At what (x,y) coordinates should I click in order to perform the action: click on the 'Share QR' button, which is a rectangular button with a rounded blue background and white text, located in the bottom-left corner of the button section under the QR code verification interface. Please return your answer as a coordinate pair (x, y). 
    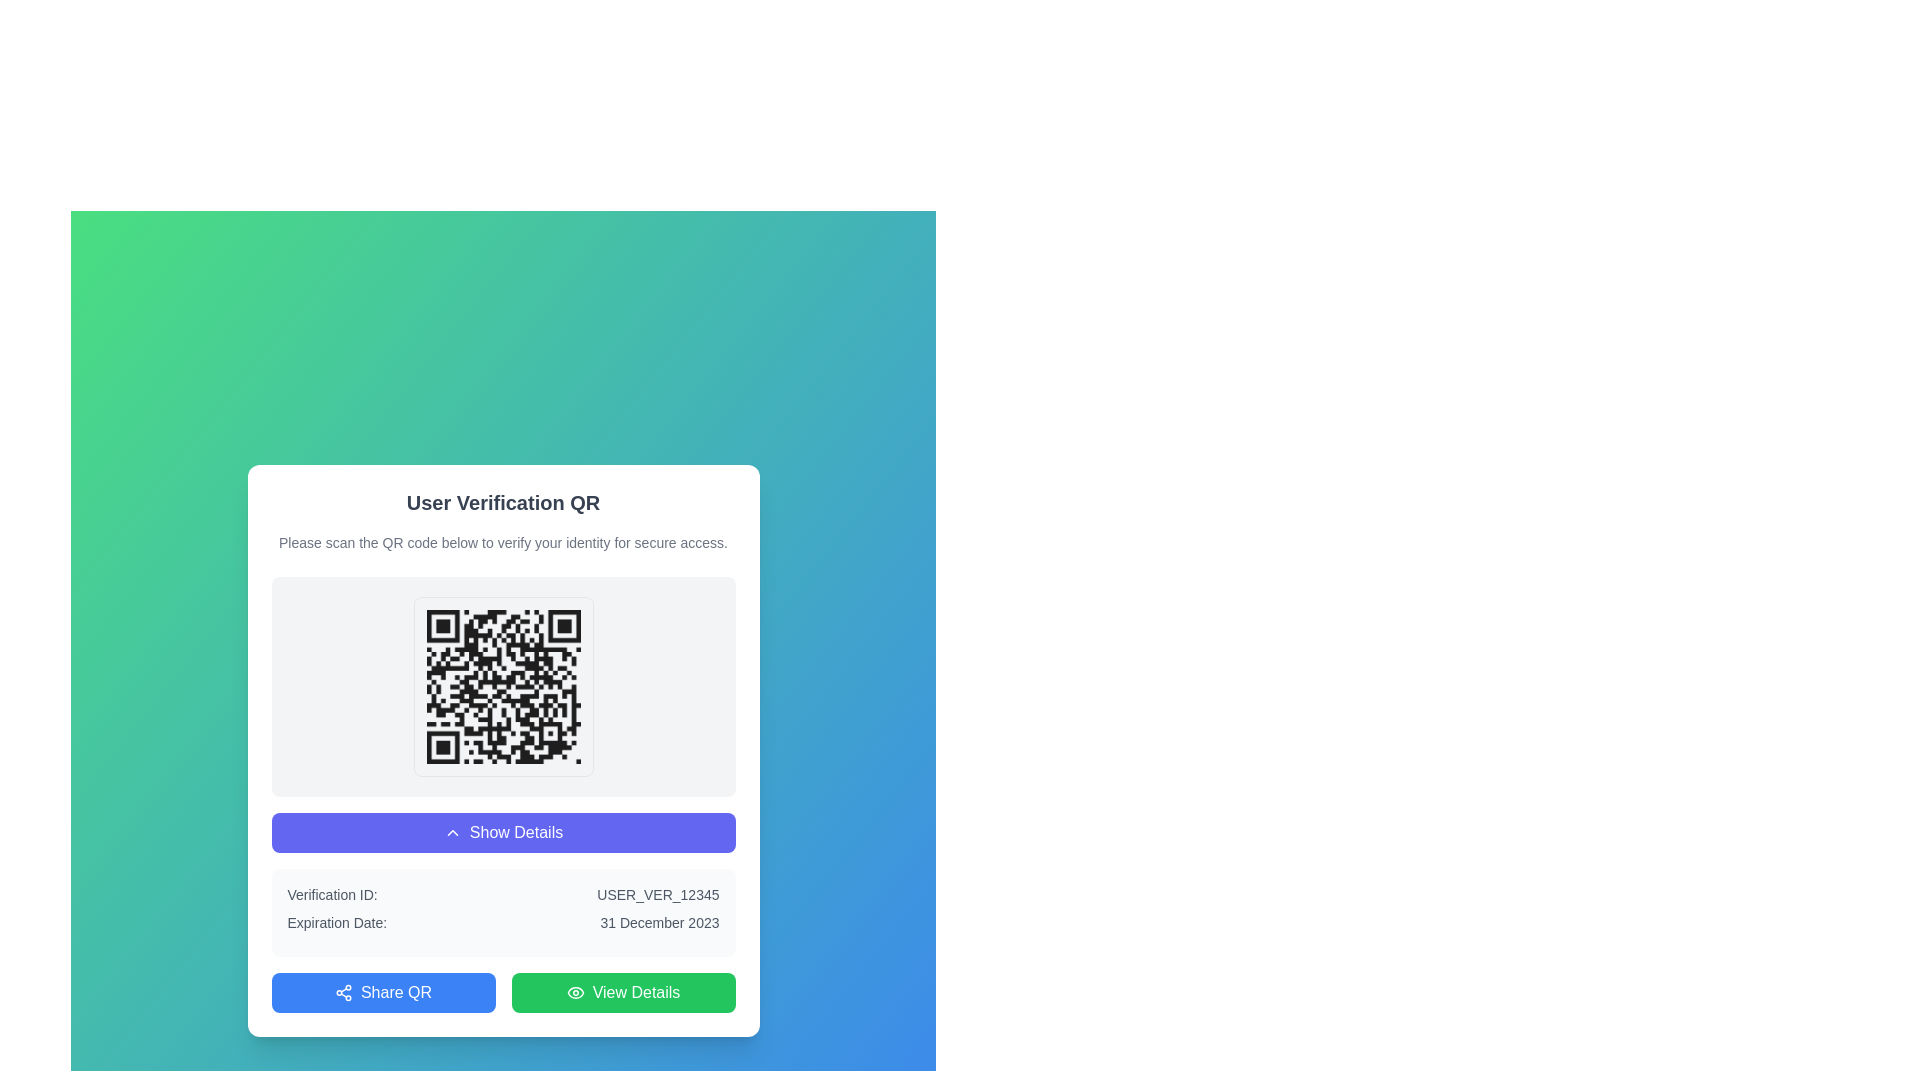
    Looking at the image, I should click on (383, 992).